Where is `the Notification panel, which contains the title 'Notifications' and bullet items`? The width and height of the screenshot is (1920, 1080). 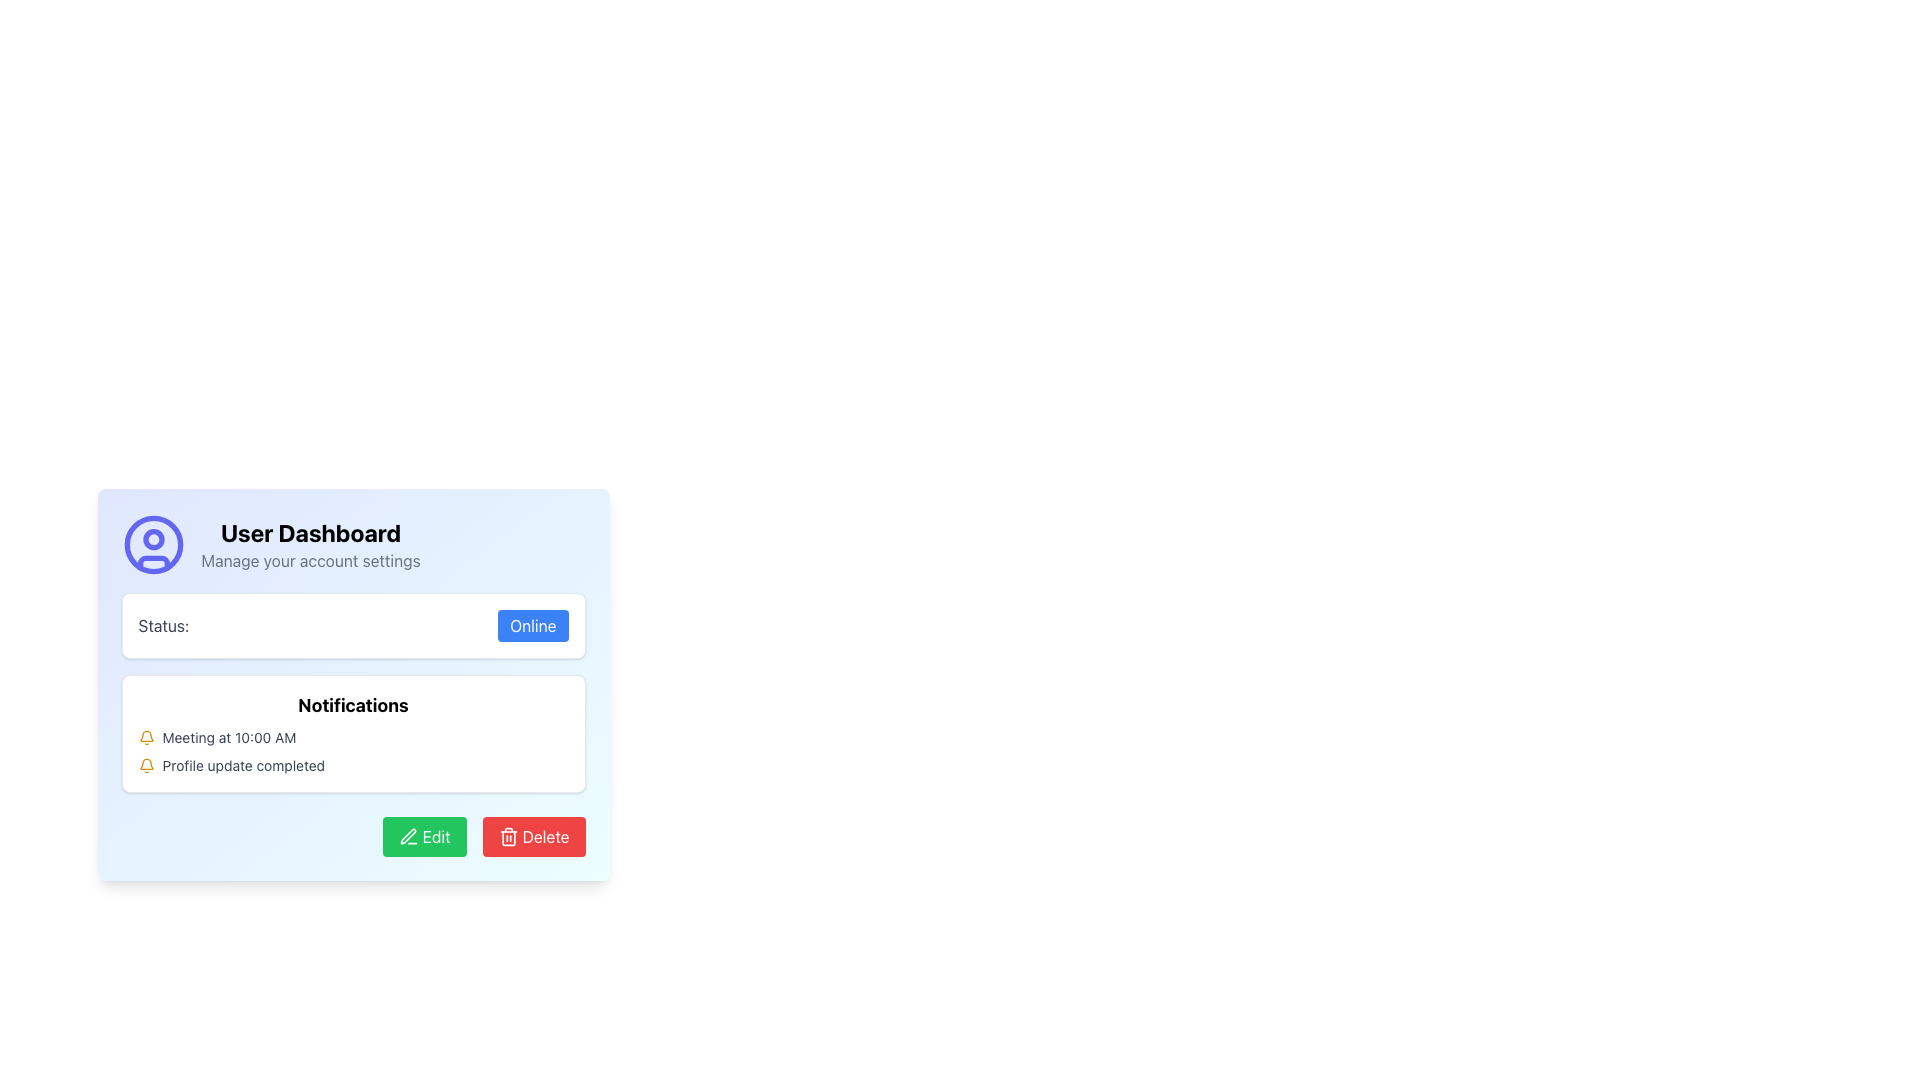
the Notification panel, which contains the title 'Notifications' and bullet items is located at coordinates (353, 692).